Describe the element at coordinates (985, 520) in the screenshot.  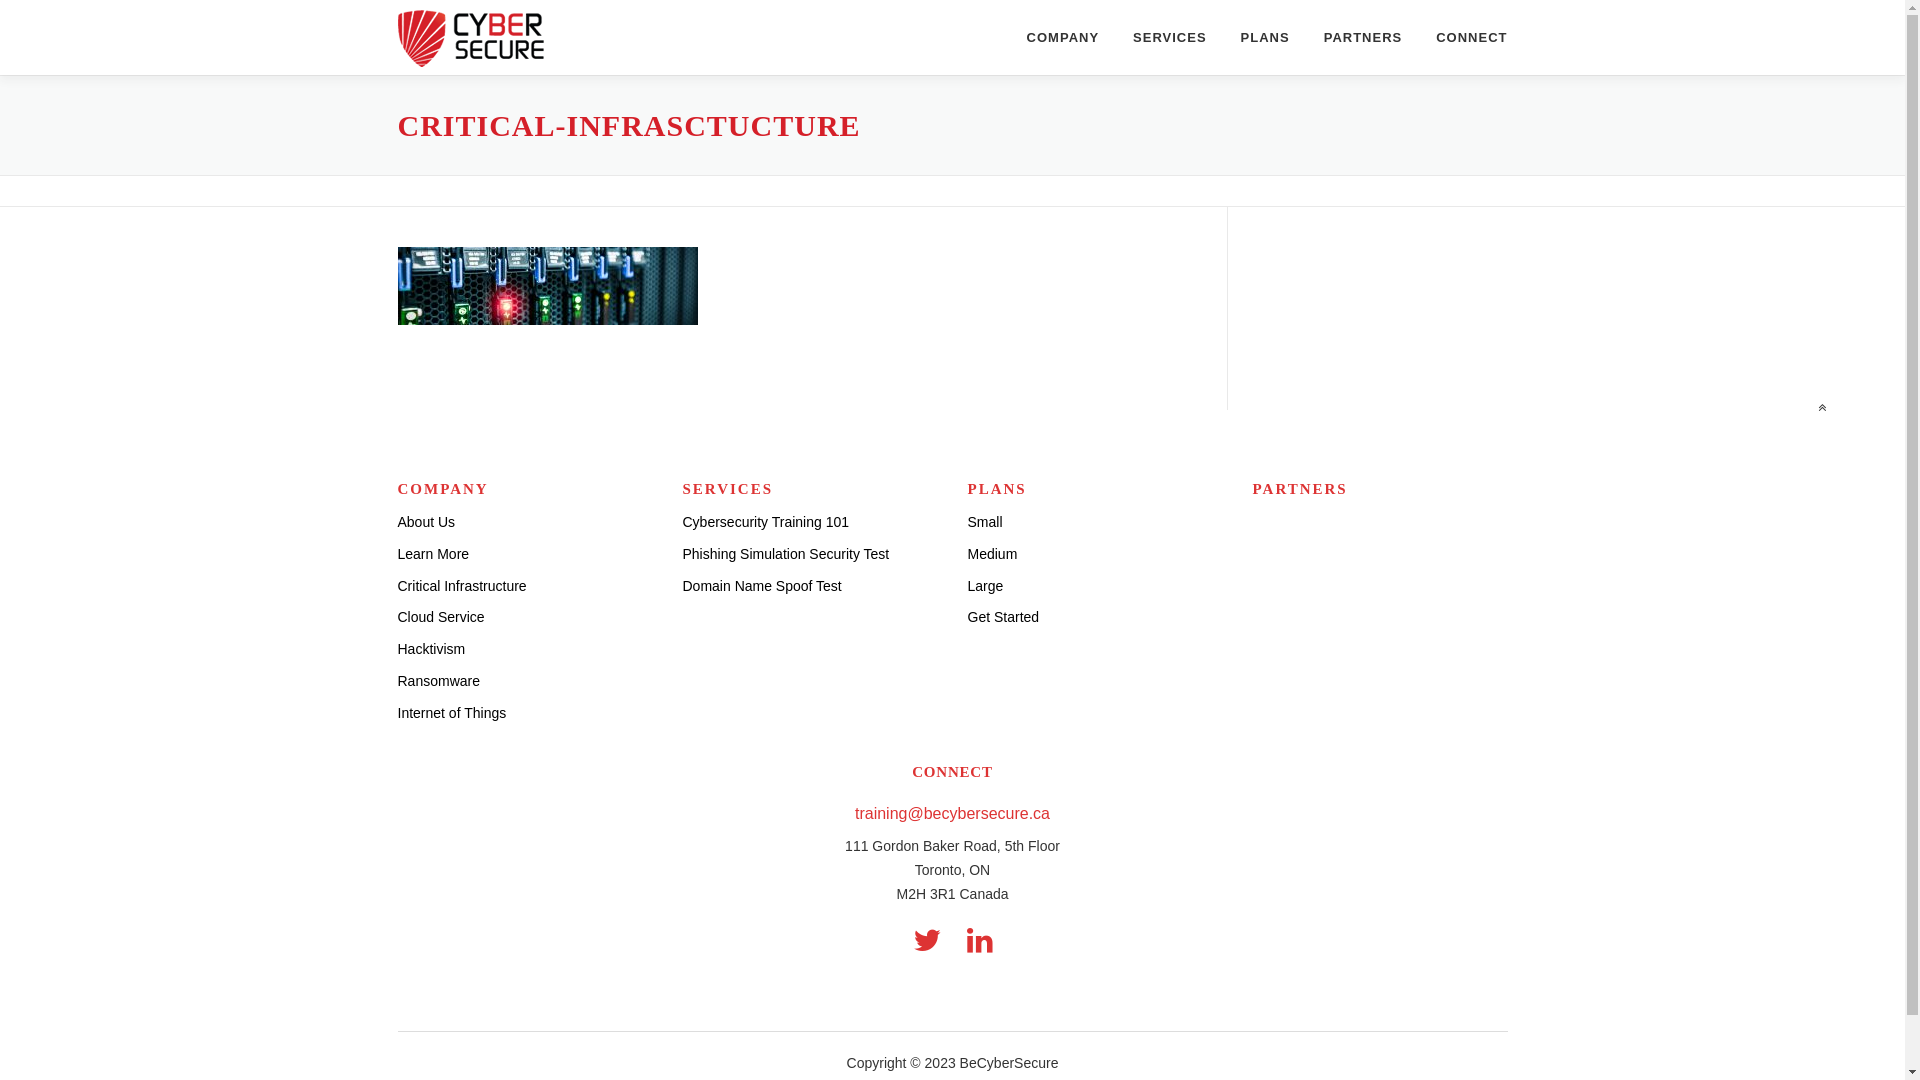
I see `'Small'` at that location.